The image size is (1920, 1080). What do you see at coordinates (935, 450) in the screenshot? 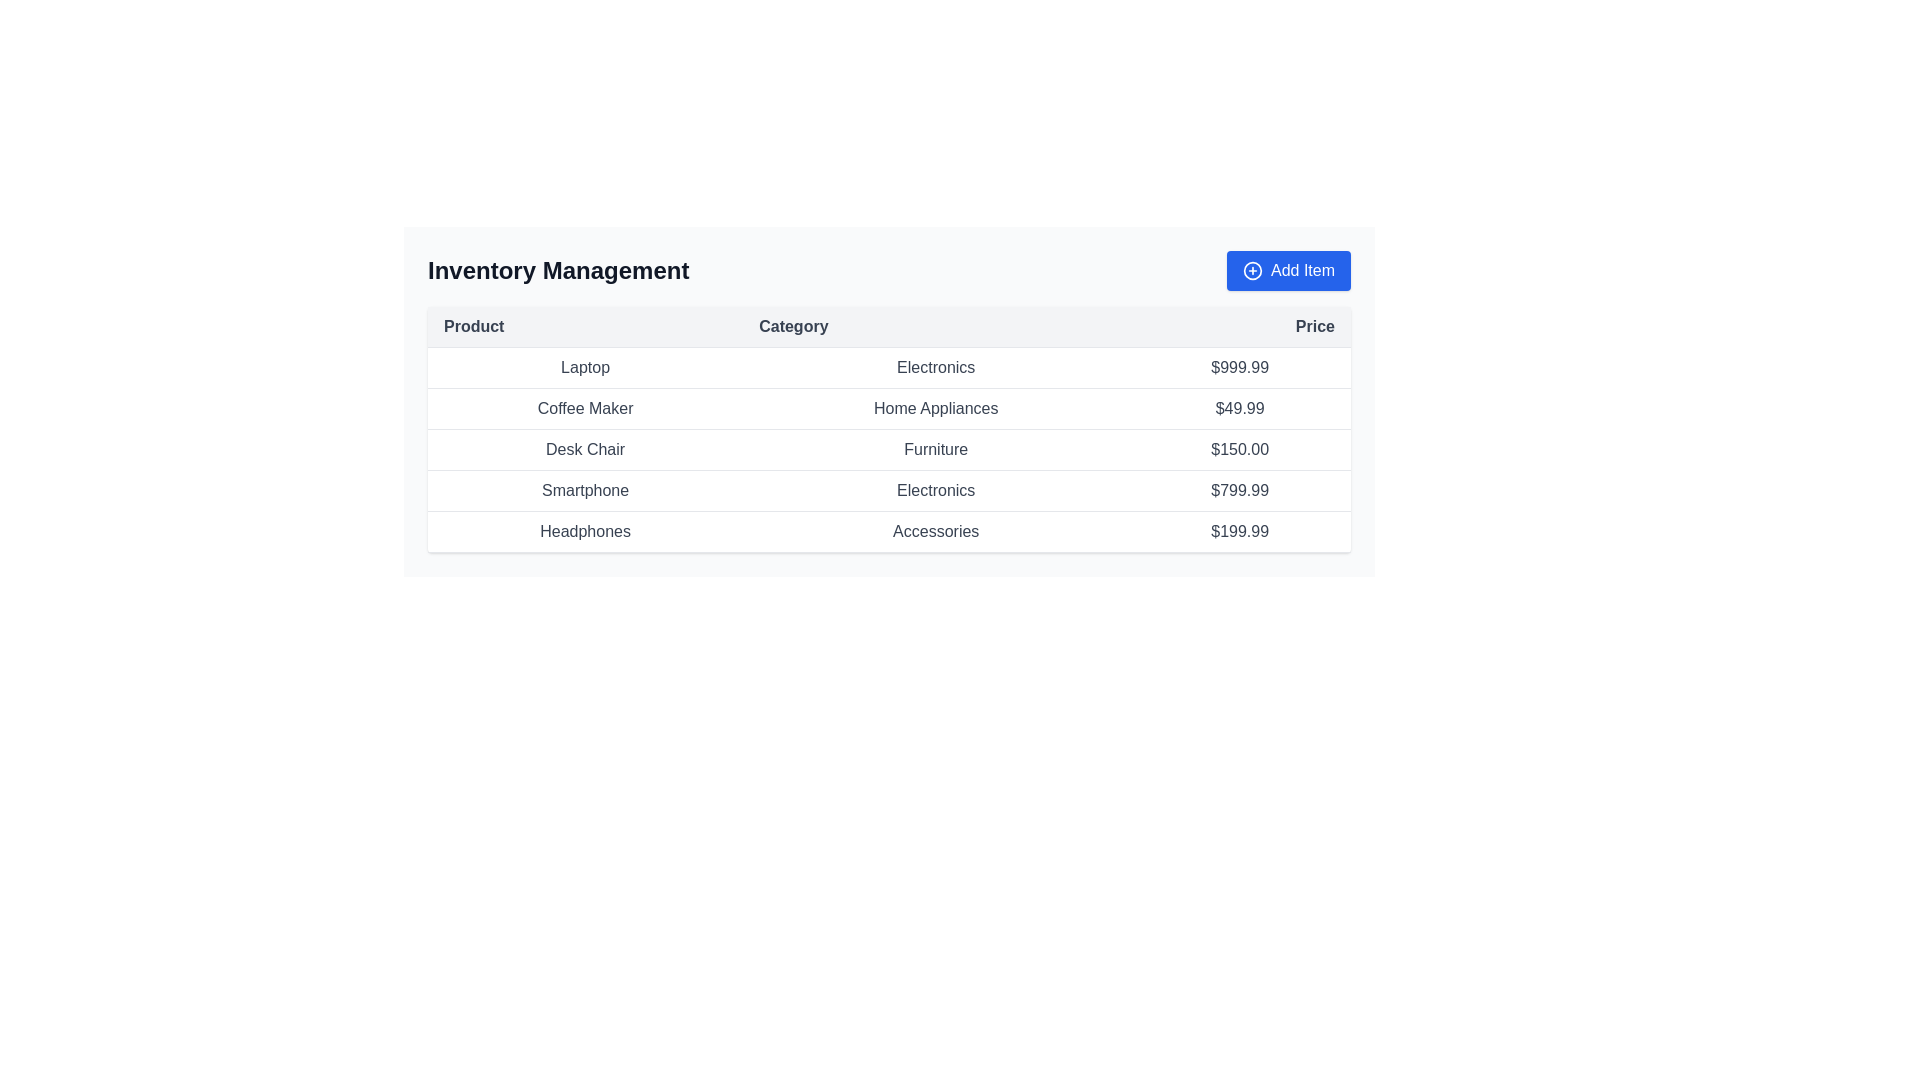
I see `category text of the 'Desk Chair' product, which is labeled in the second column of the table as 'Furniture'` at bounding box center [935, 450].